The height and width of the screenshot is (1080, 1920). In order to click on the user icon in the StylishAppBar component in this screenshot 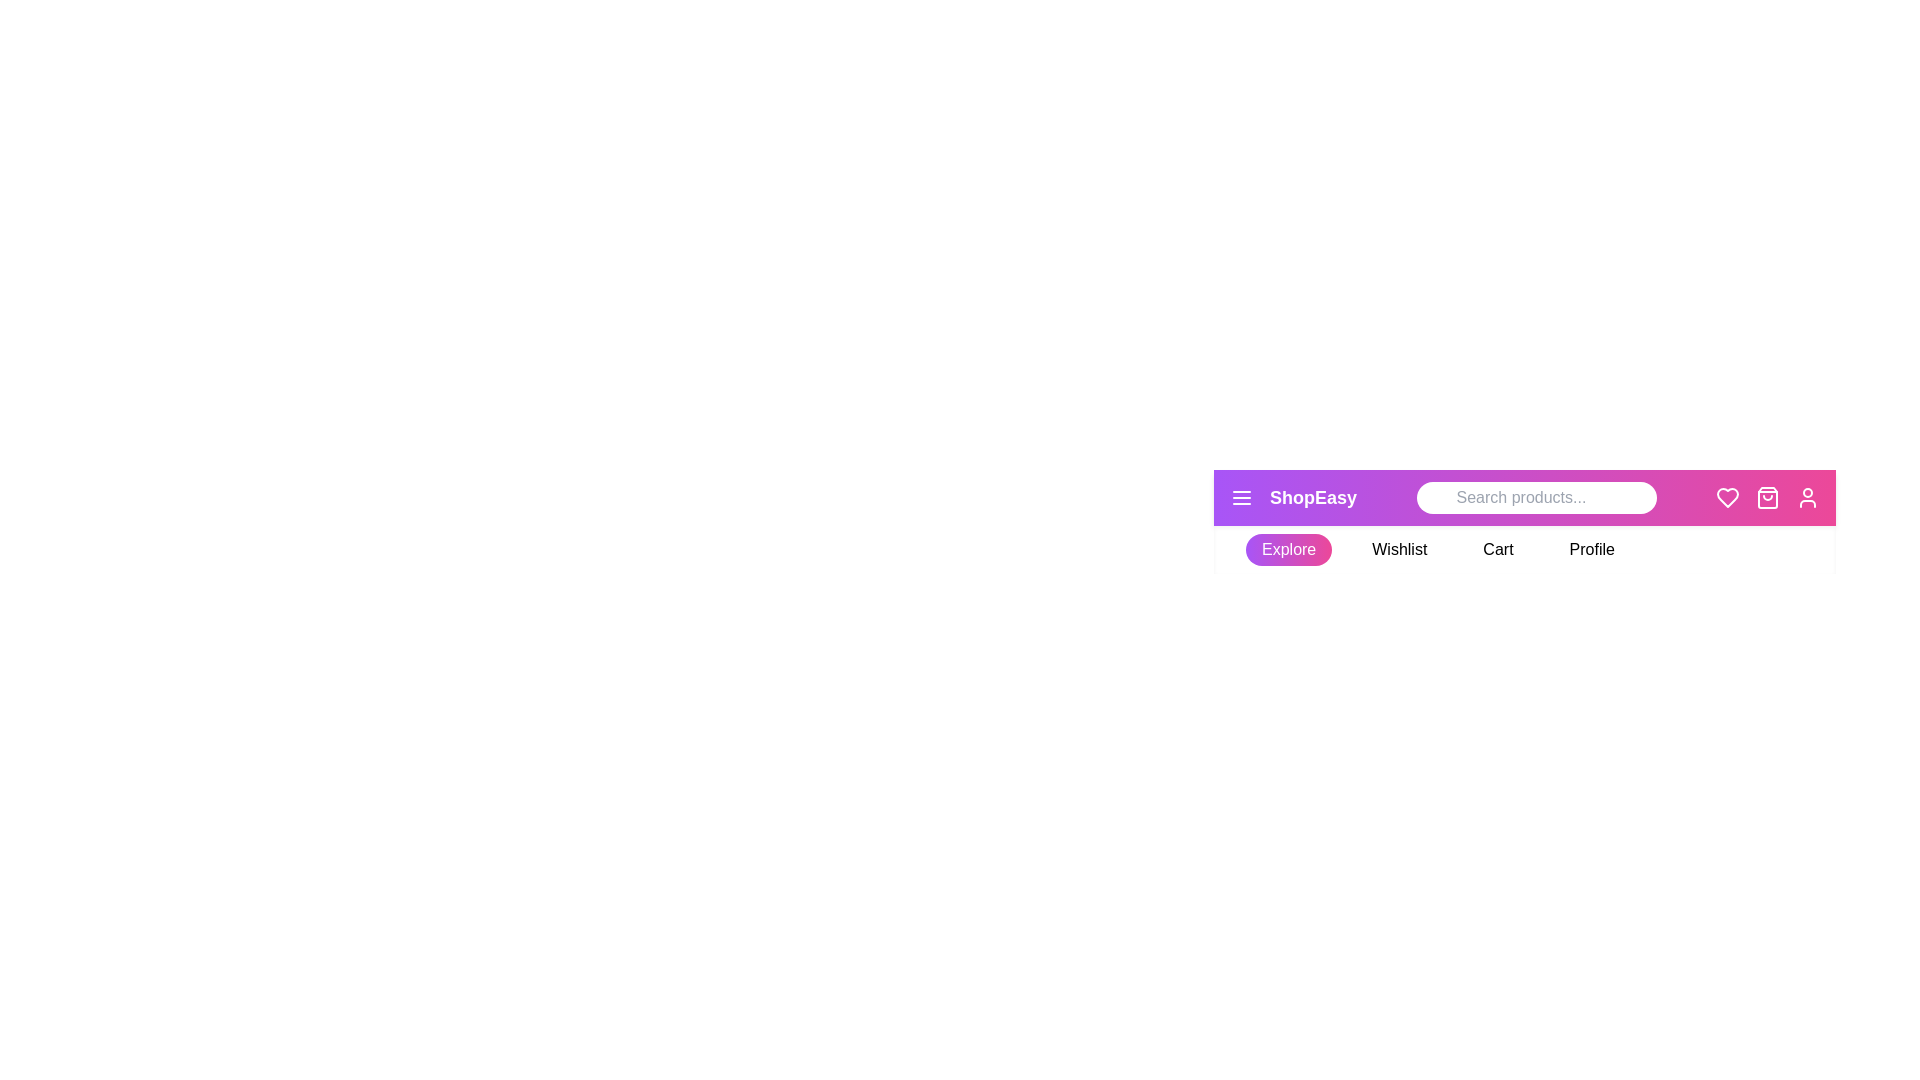, I will do `click(1808, 496)`.